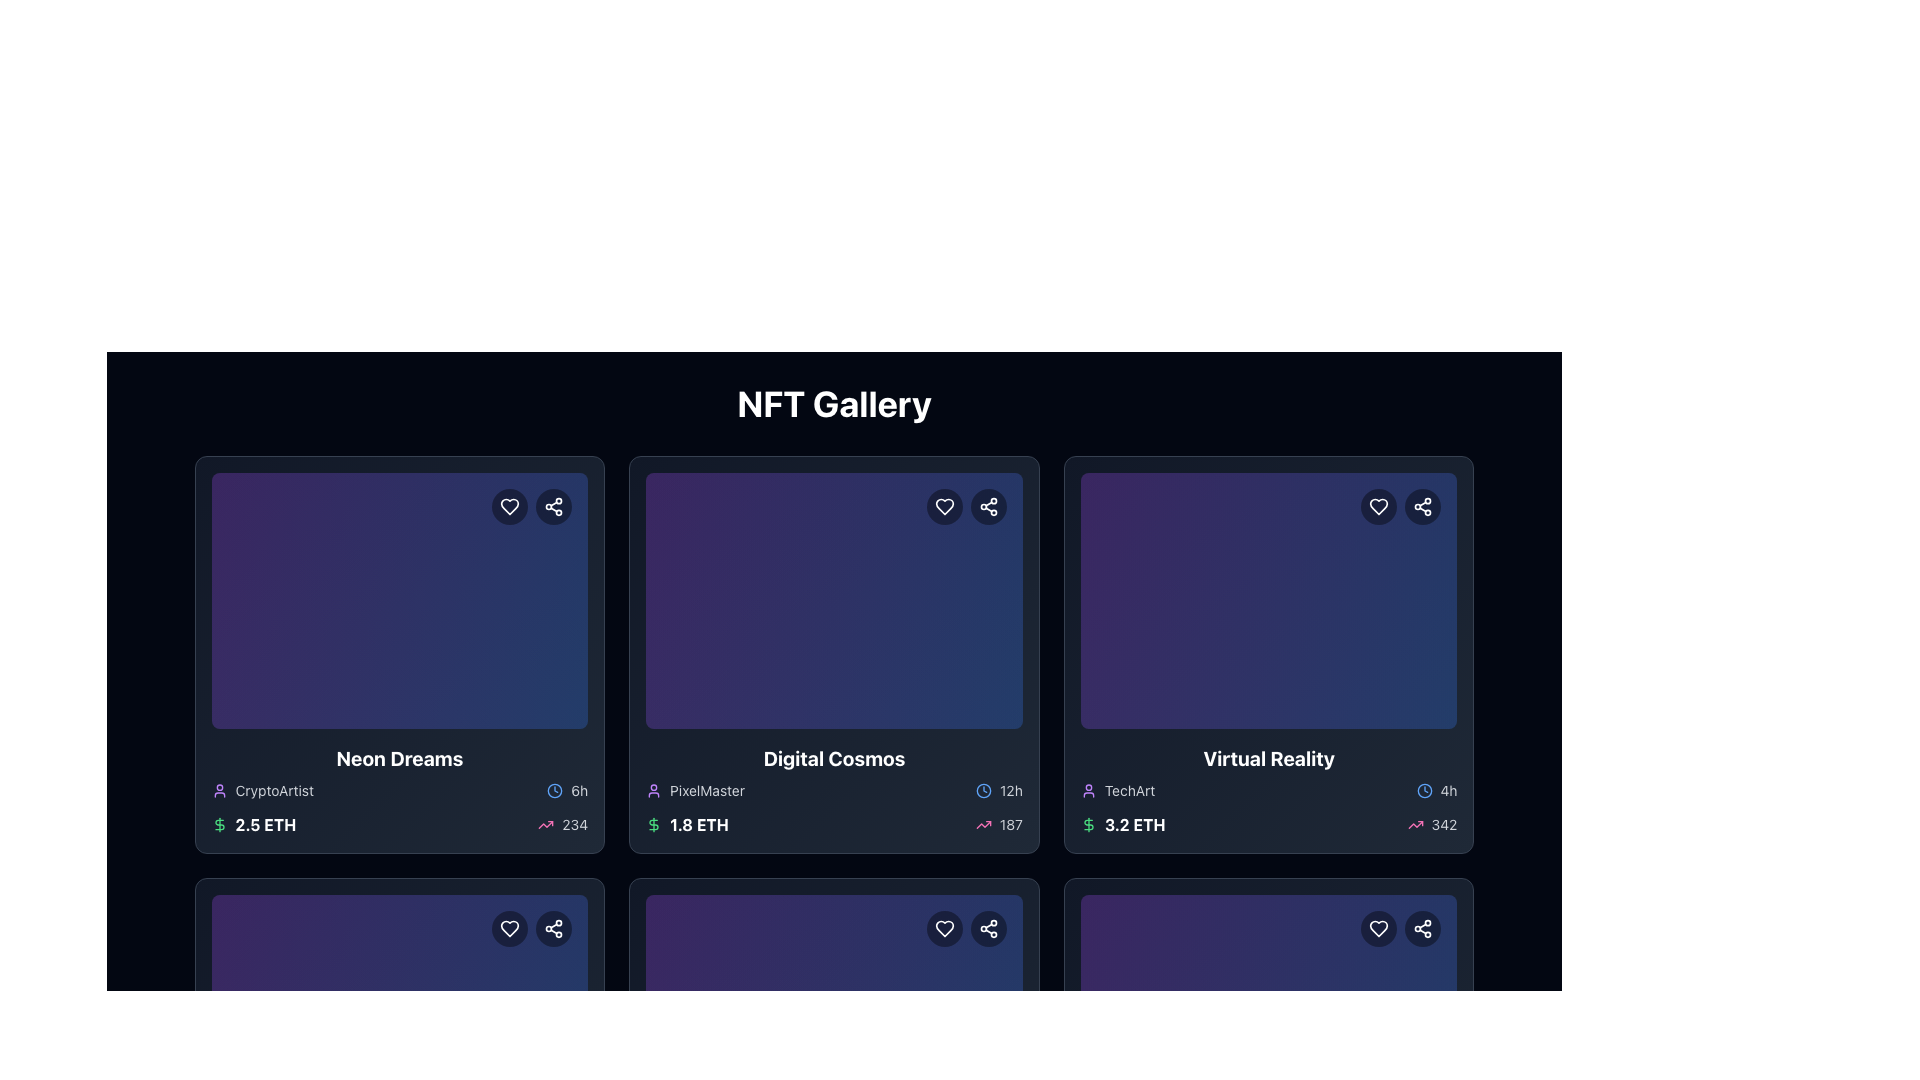 The width and height of the screenshot is (1920, 1080). Describe the element at coordinates (943, 505) in the screenshot. I see `the heart icon in the top-right corner of the second card in the first row` at that location.